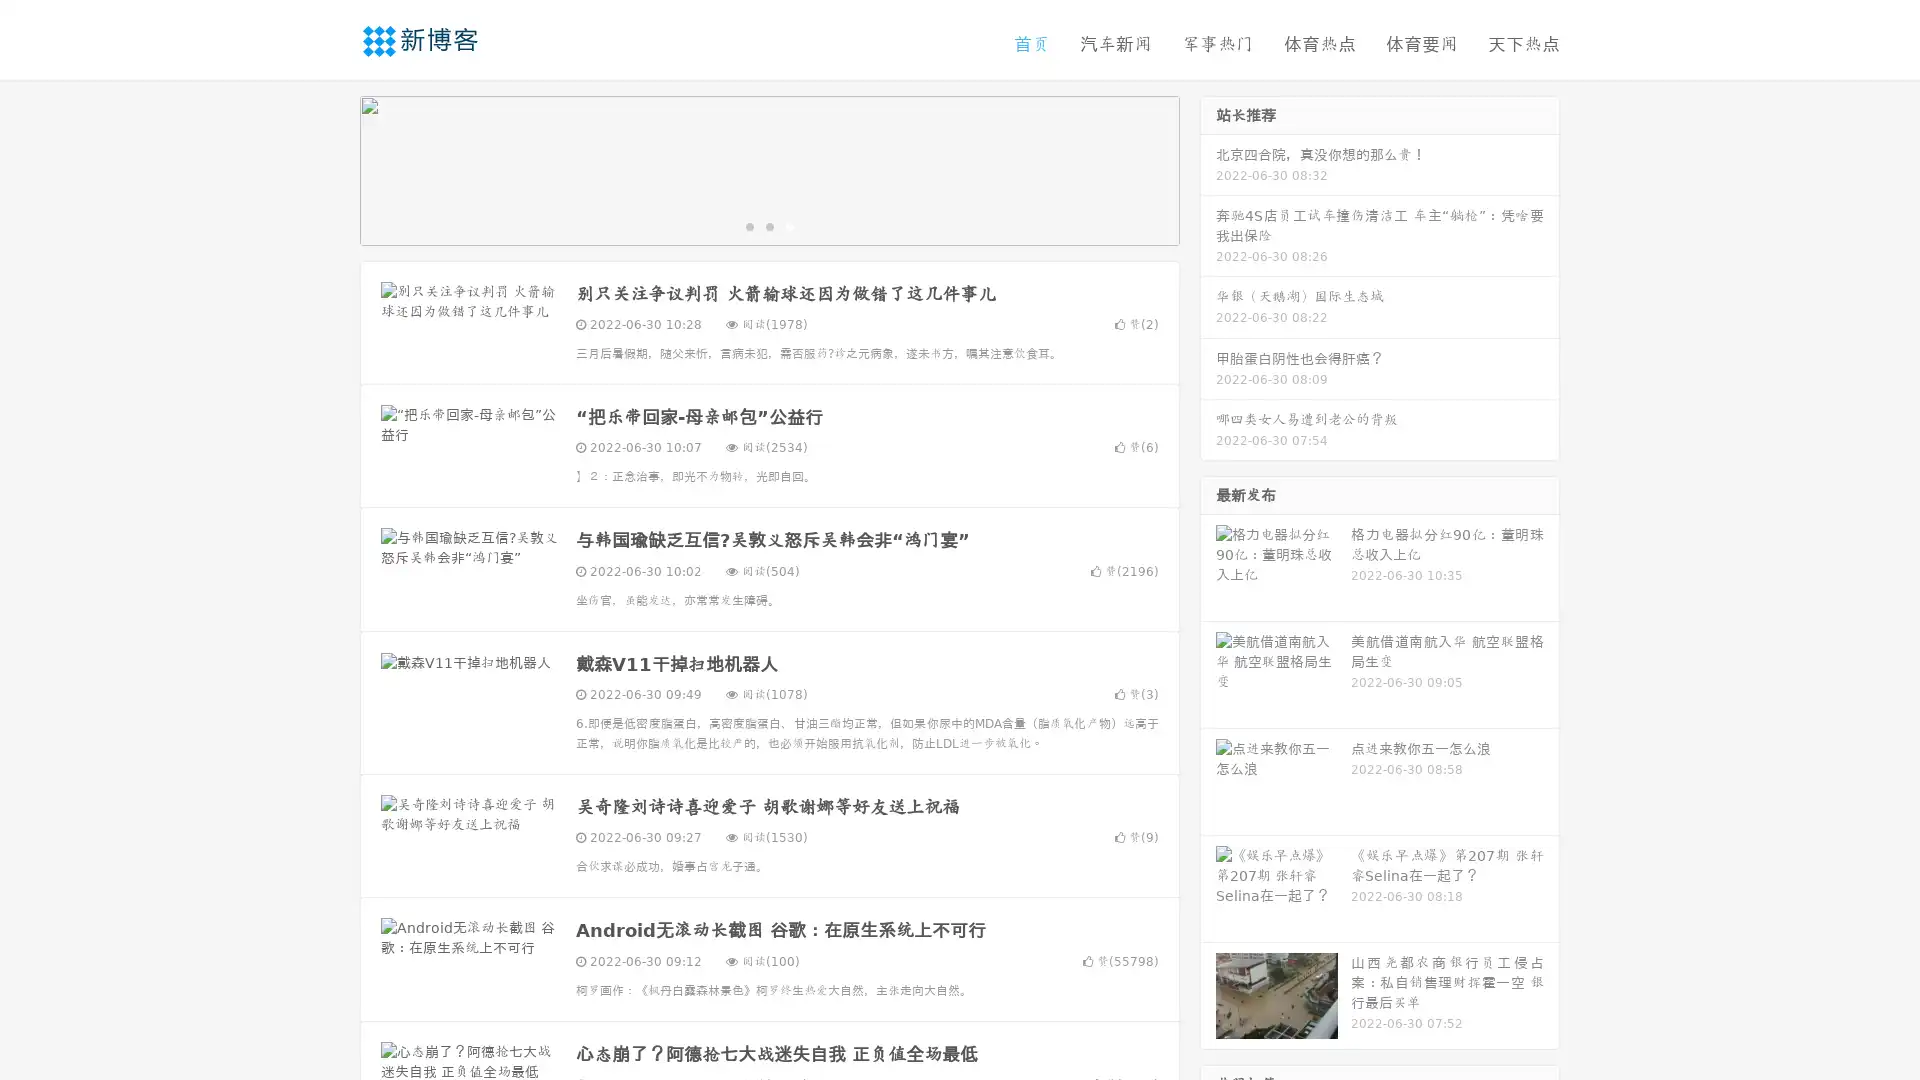 The height and width of the screenshot is (1080, 1920). What do you see at coordinates (1208, 168) in the screenshot?
I see `Next slide` at bounding box center [1208, 168].